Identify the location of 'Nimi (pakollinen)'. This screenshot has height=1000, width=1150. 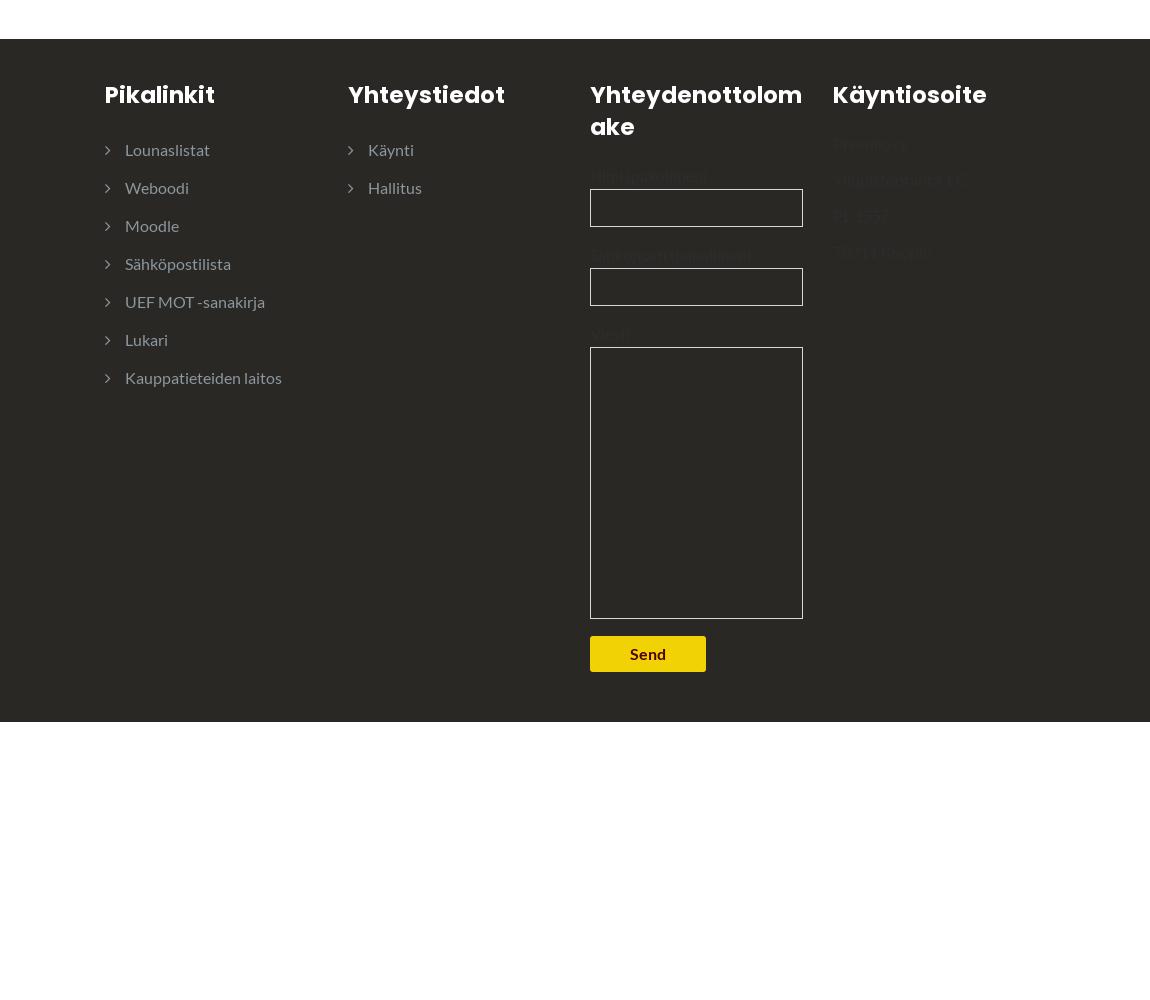
(647, 174).